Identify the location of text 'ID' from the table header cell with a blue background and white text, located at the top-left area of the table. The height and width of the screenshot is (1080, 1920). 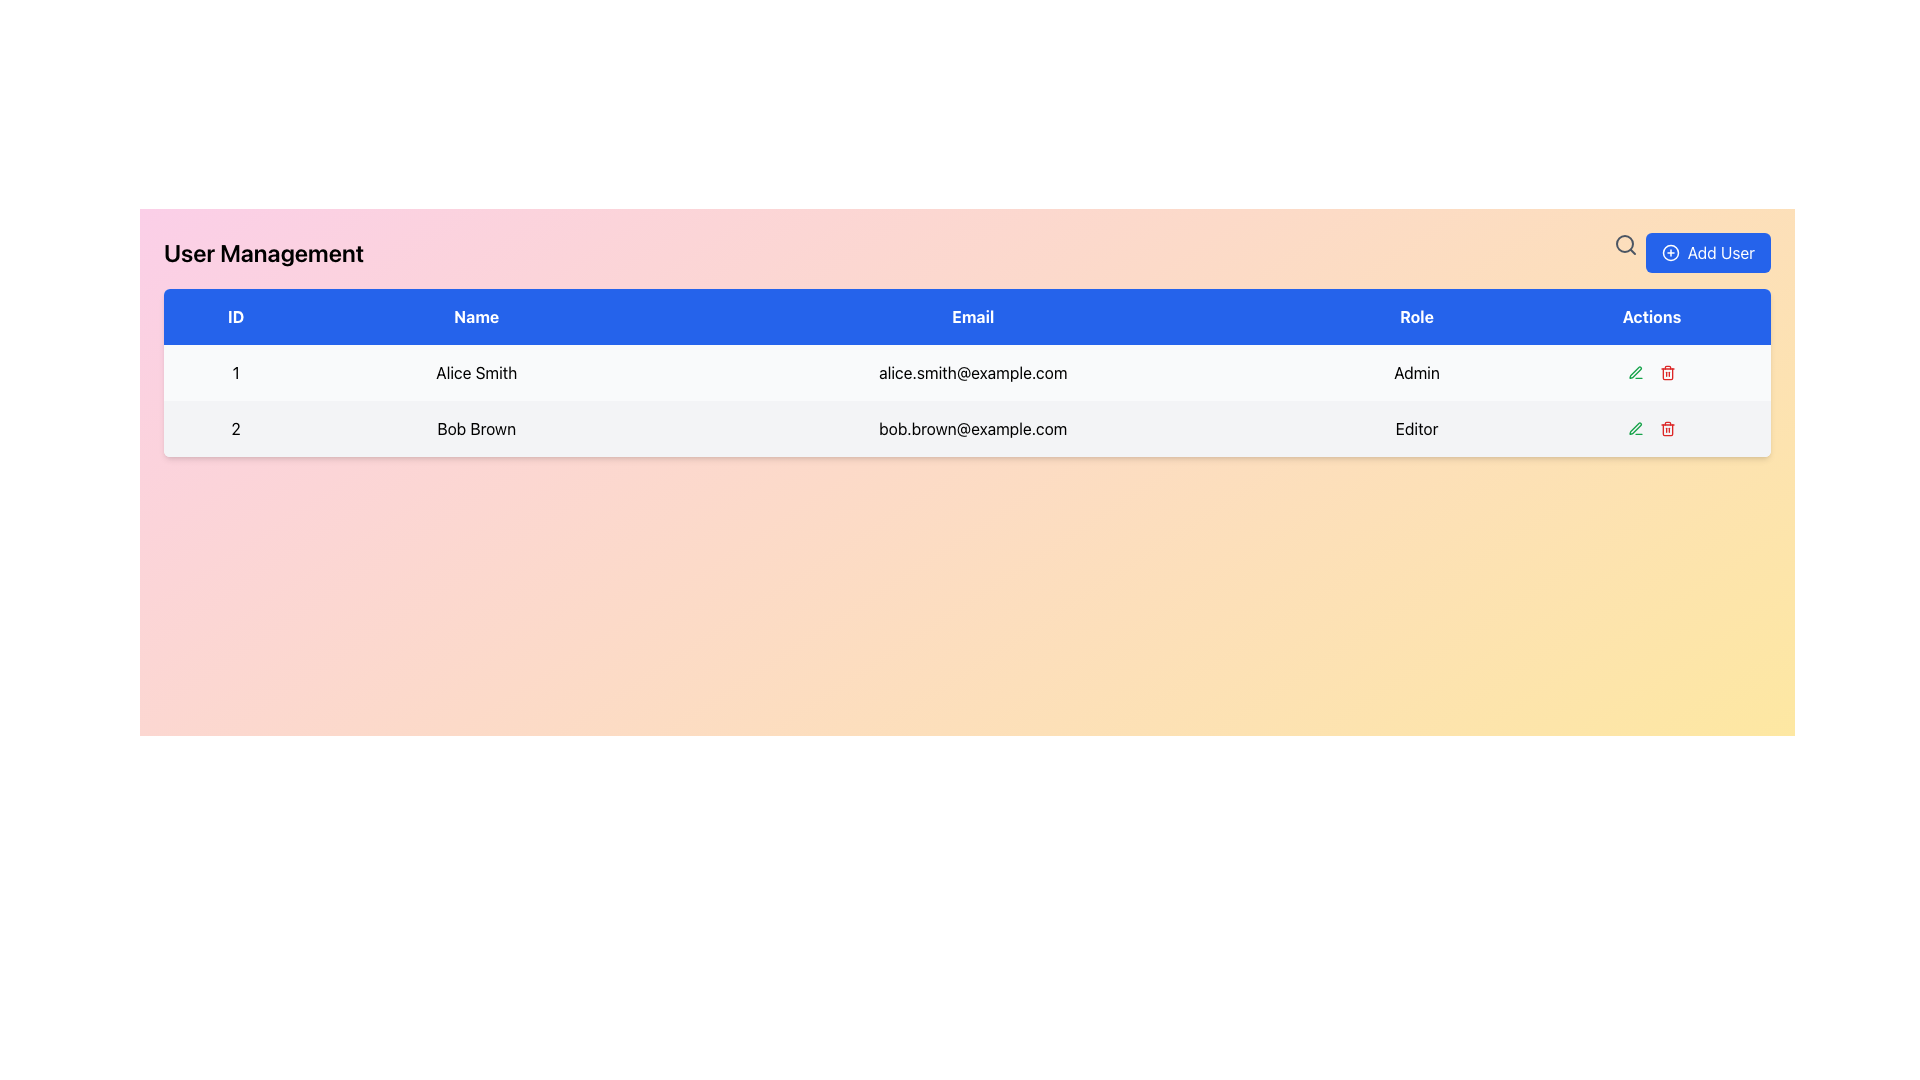
(236, 315).